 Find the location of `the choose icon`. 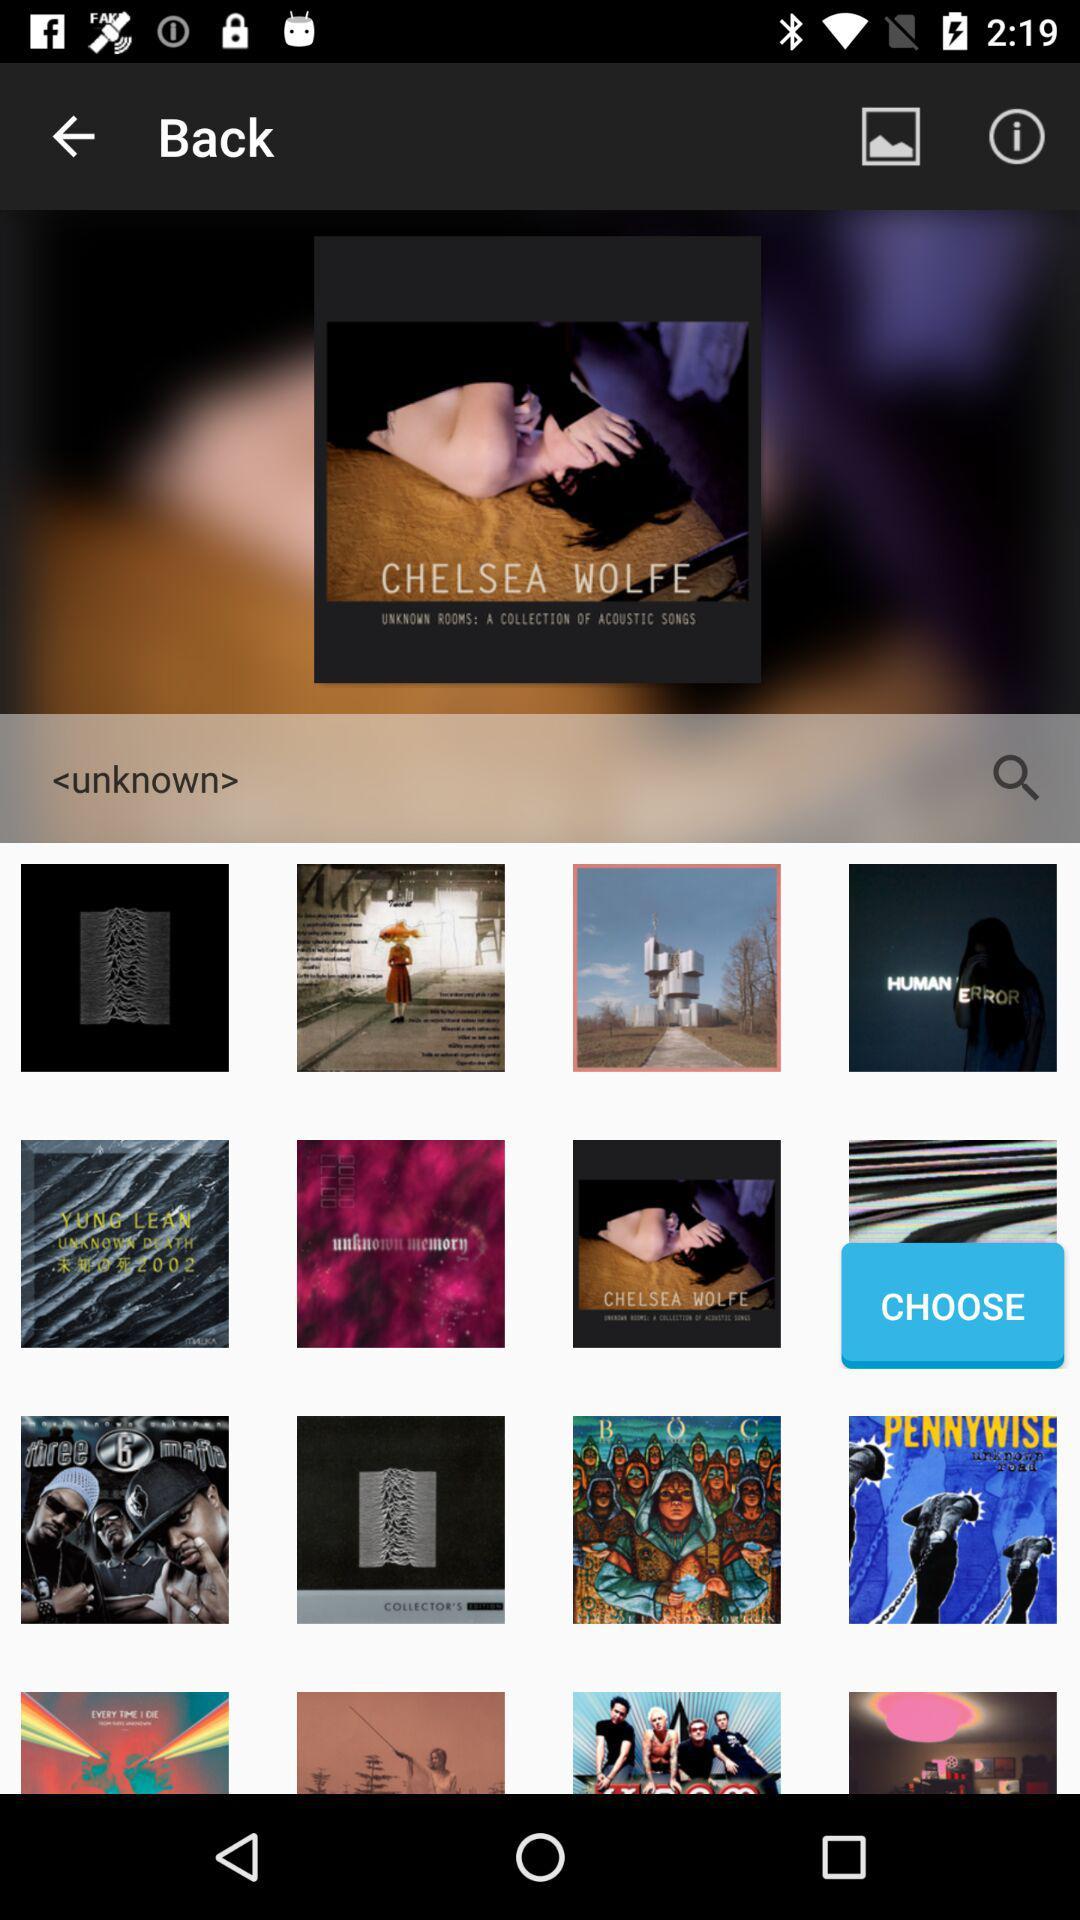

the choose icon is located at coordinates (951, 1305).